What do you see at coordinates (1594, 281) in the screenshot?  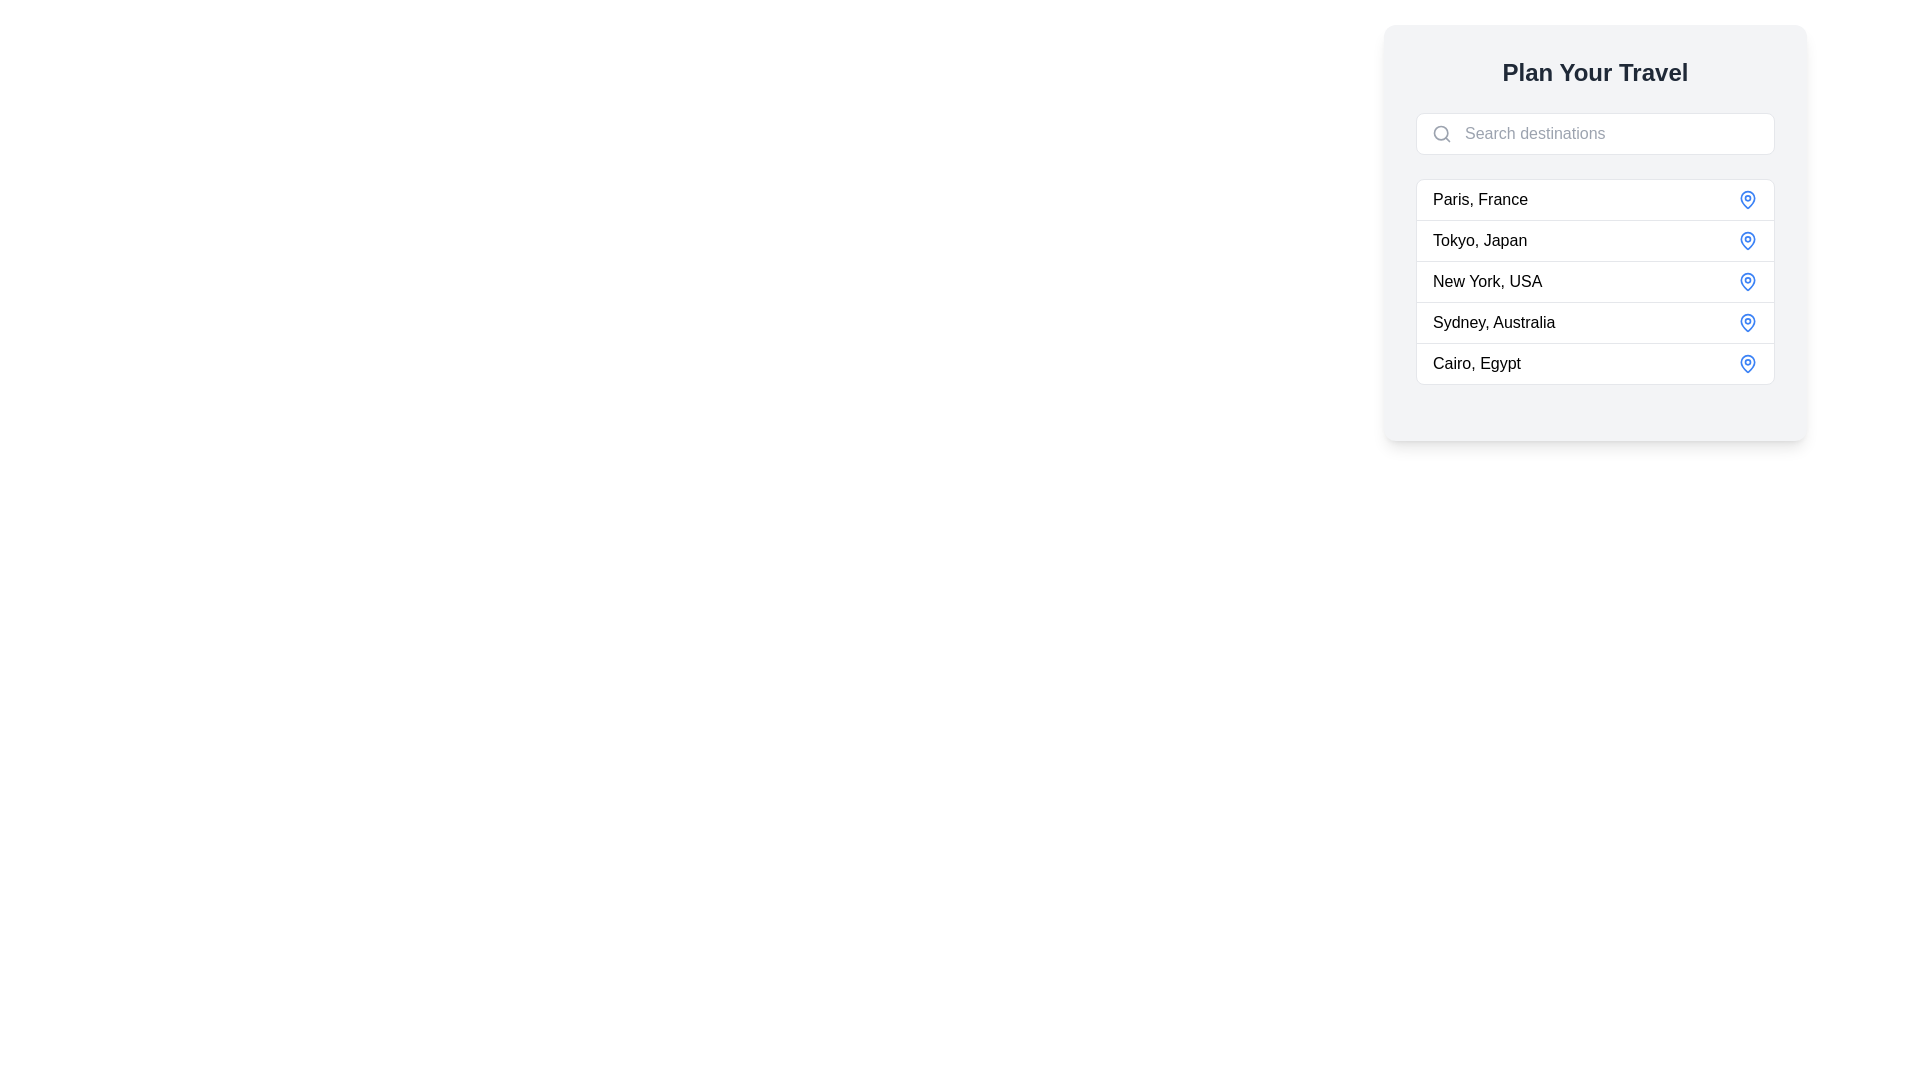 I see `the third row list item for 'New York, USA'` at bounding box center [1594, 281].